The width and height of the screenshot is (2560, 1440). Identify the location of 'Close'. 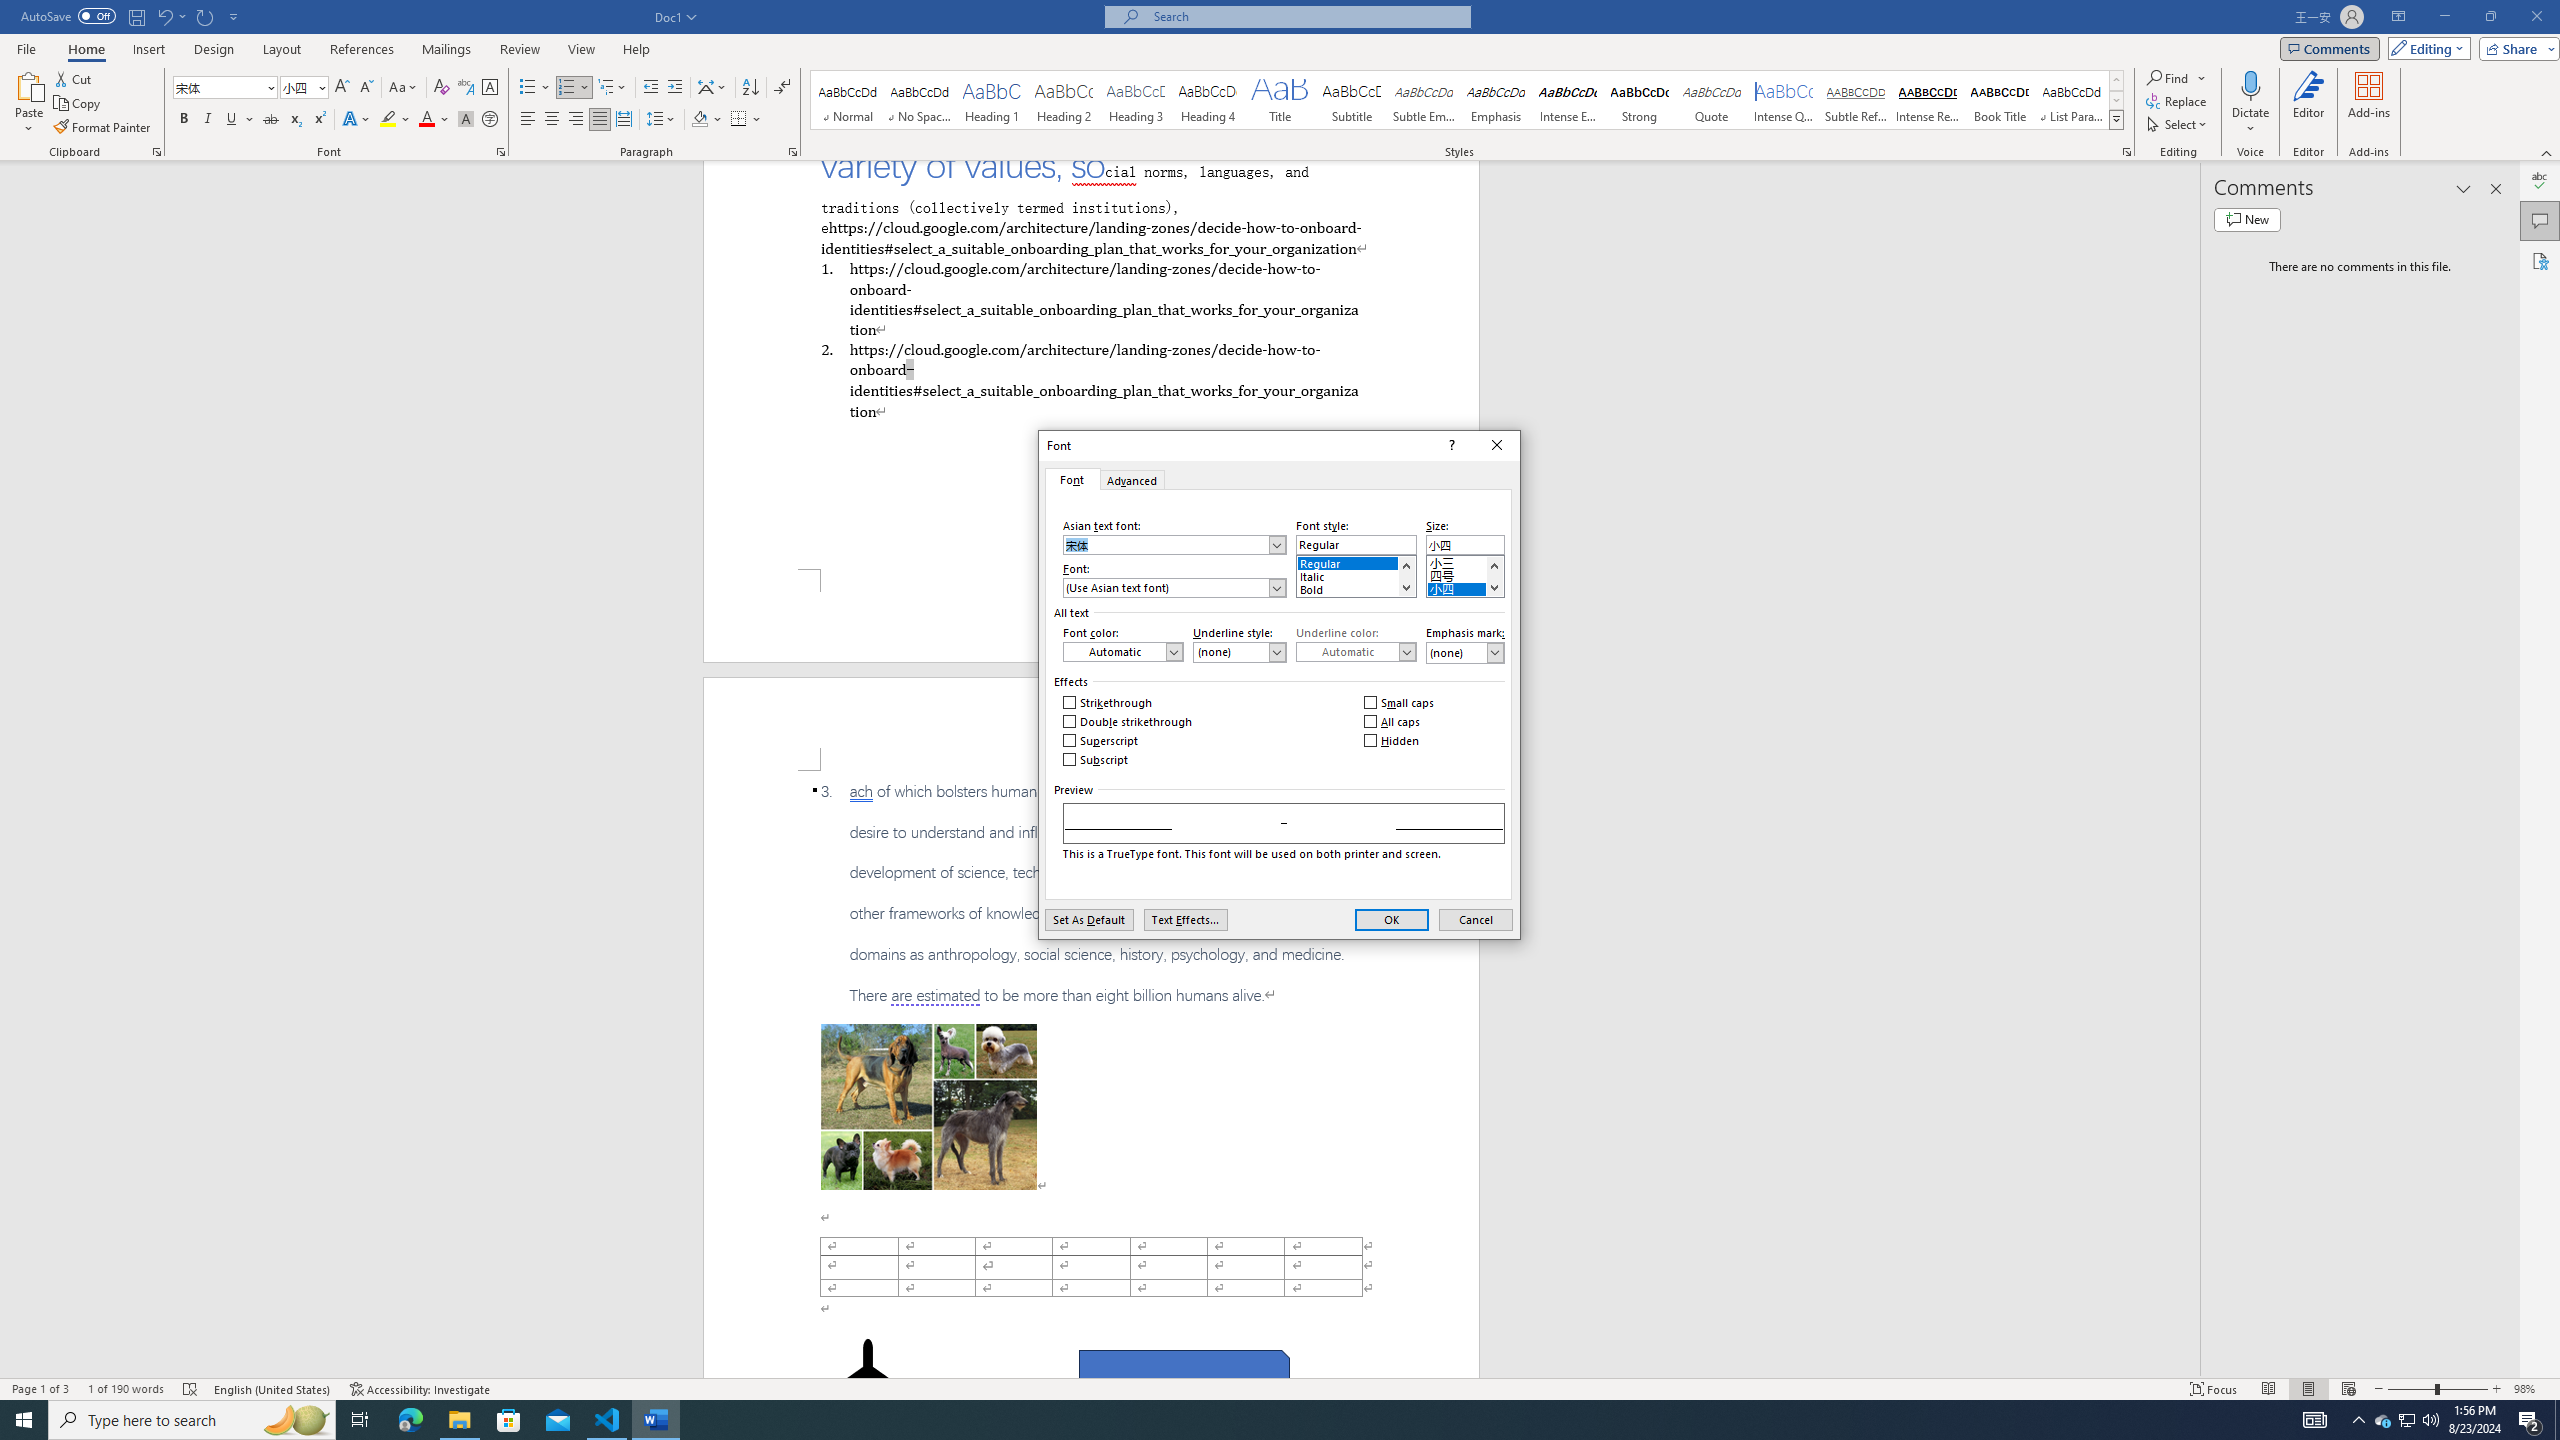
(1496, 444).